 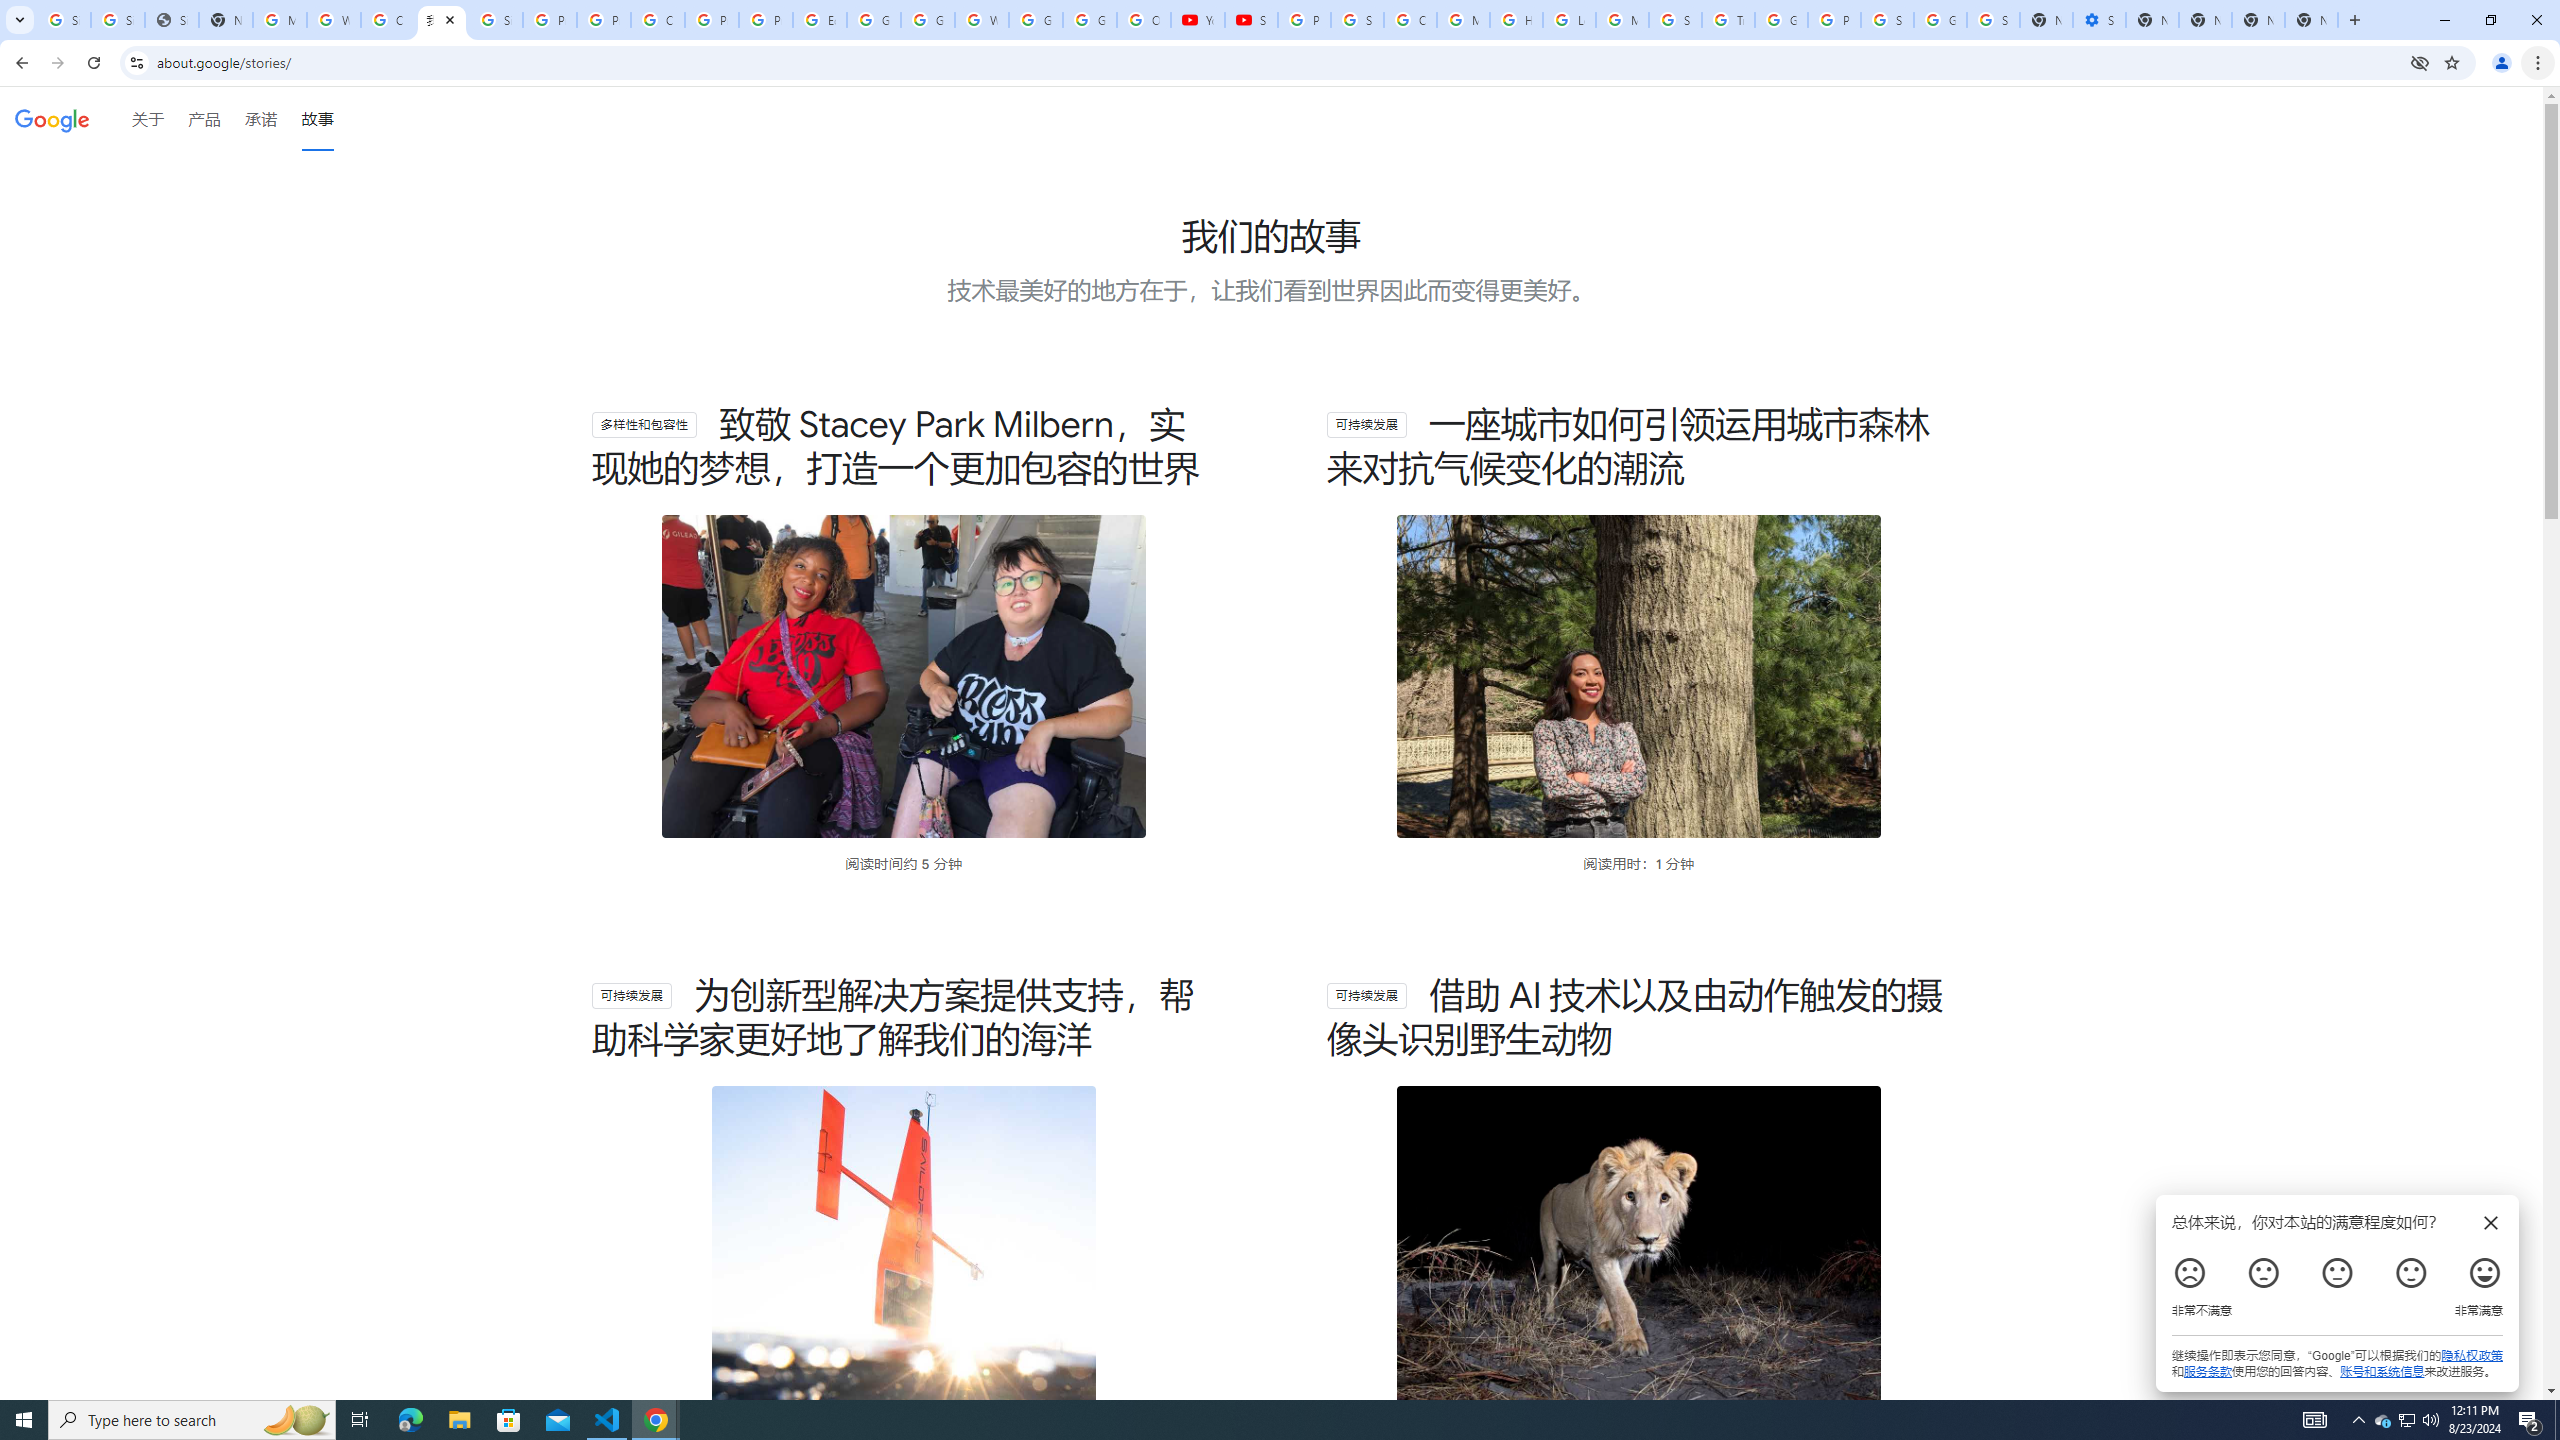 What do you see at coordinates (982, 19) in the screenshot?
I see `'Welcome to My Activity'` at bounding box center [982, 19].